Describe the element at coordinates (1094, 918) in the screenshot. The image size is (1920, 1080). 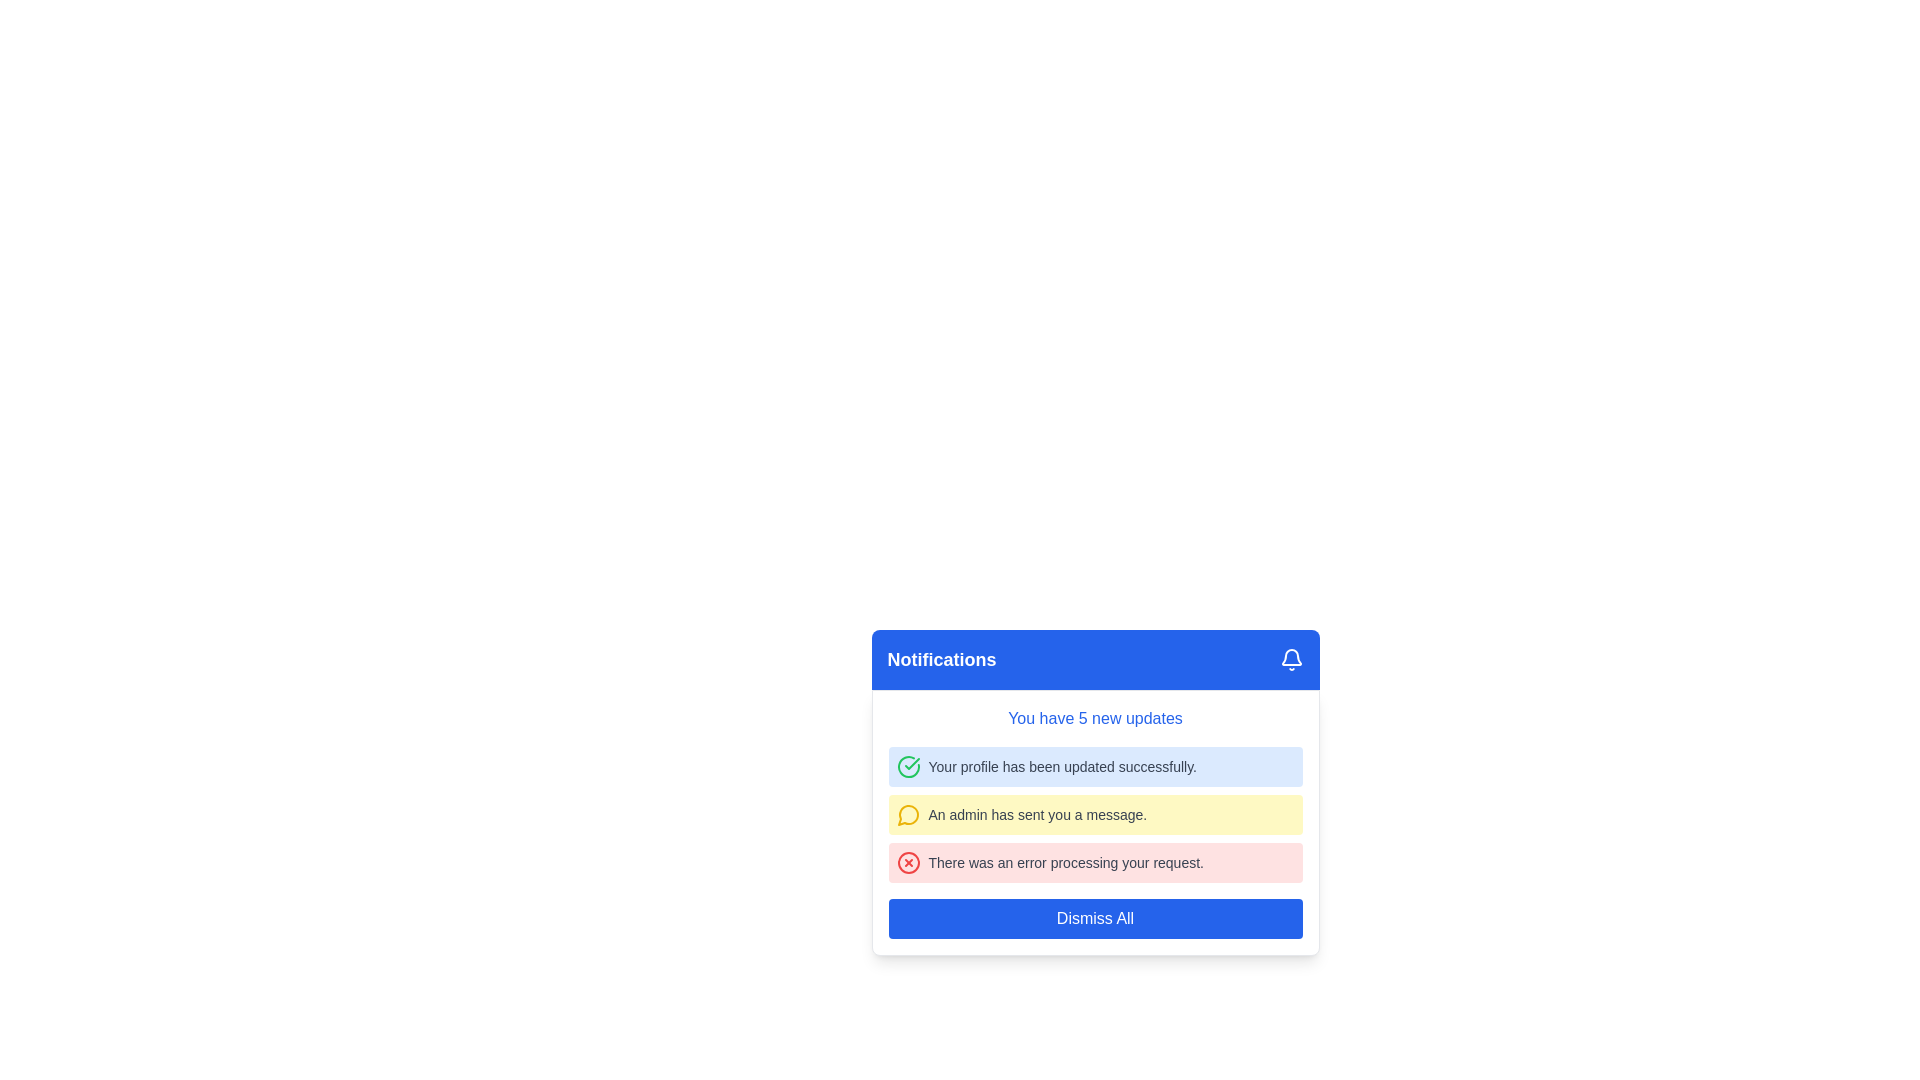
I see `the button located directly below the list of notifications in the notification panel` at that location.